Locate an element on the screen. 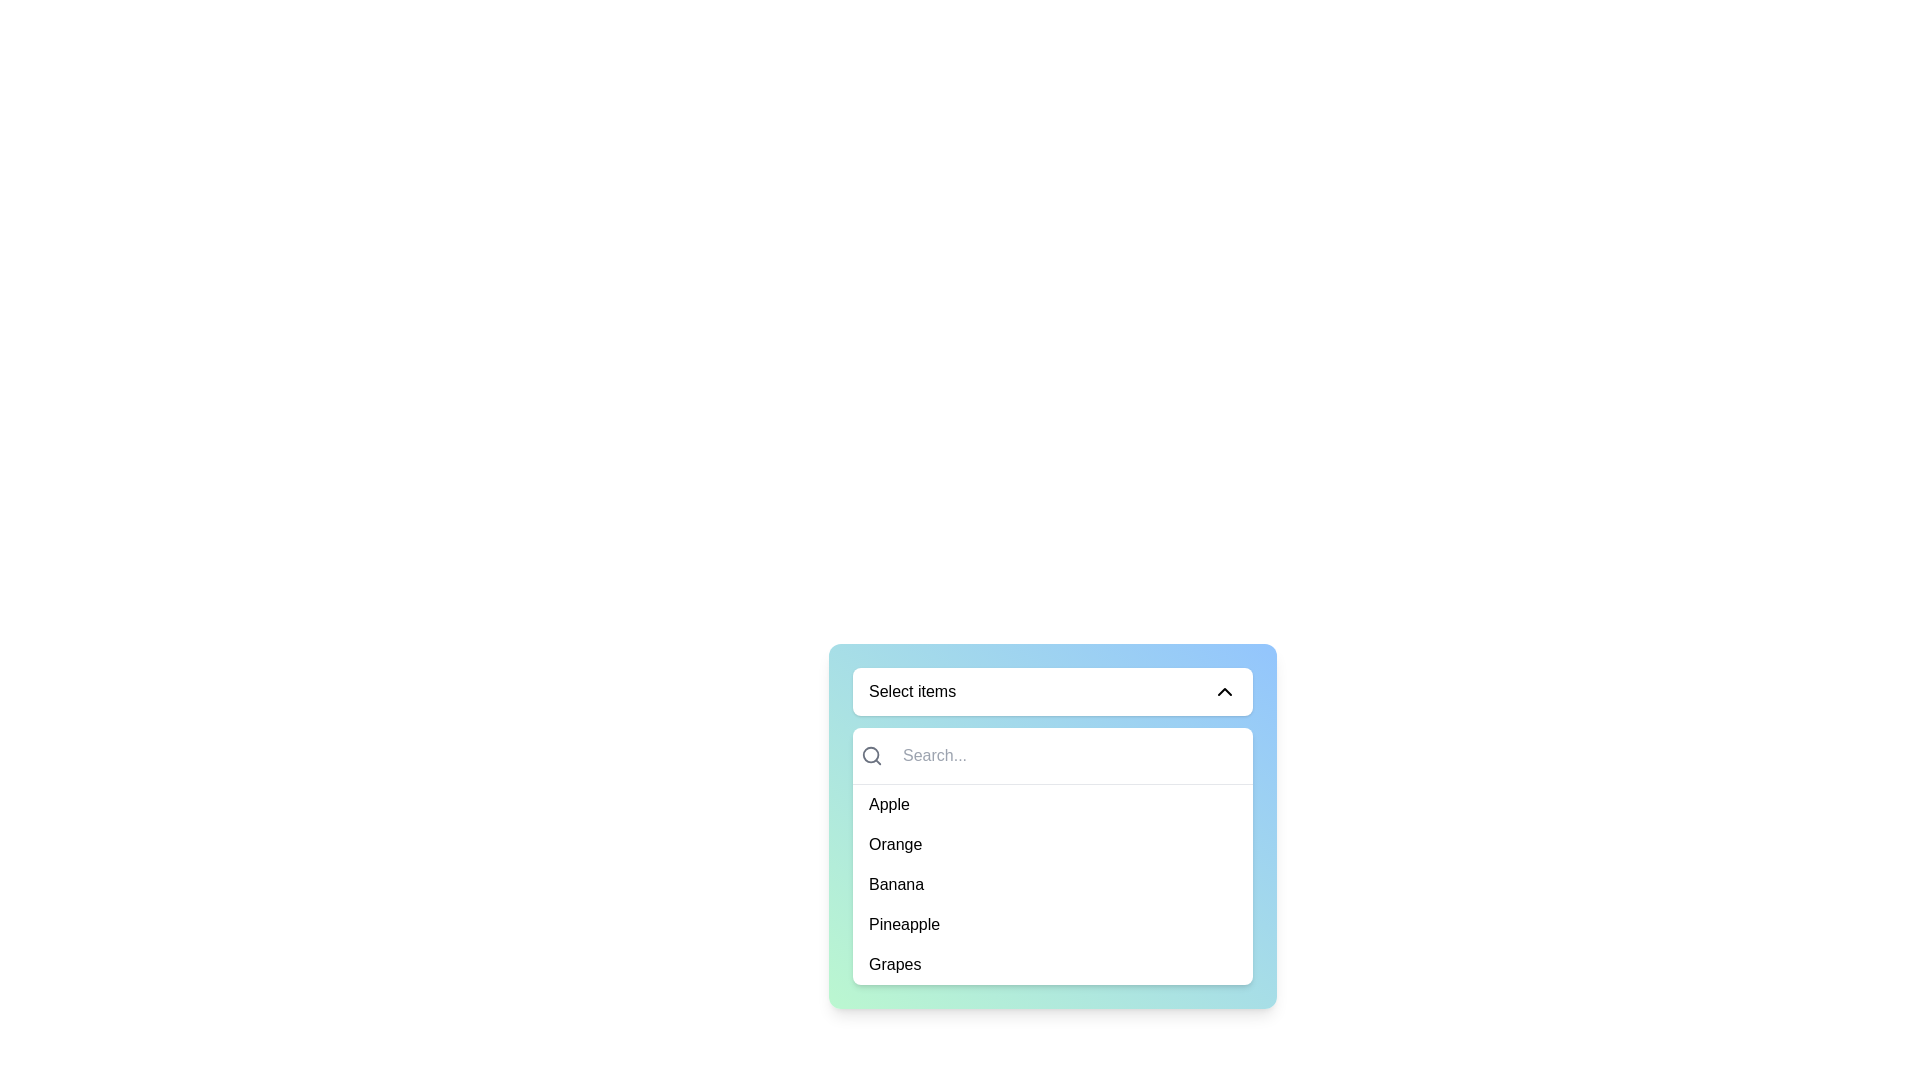 The width and height of the screenshot is (1920, 1080). the 'Grapes' text label in the selectable dropdown menu is located at coordinates (894, 963).